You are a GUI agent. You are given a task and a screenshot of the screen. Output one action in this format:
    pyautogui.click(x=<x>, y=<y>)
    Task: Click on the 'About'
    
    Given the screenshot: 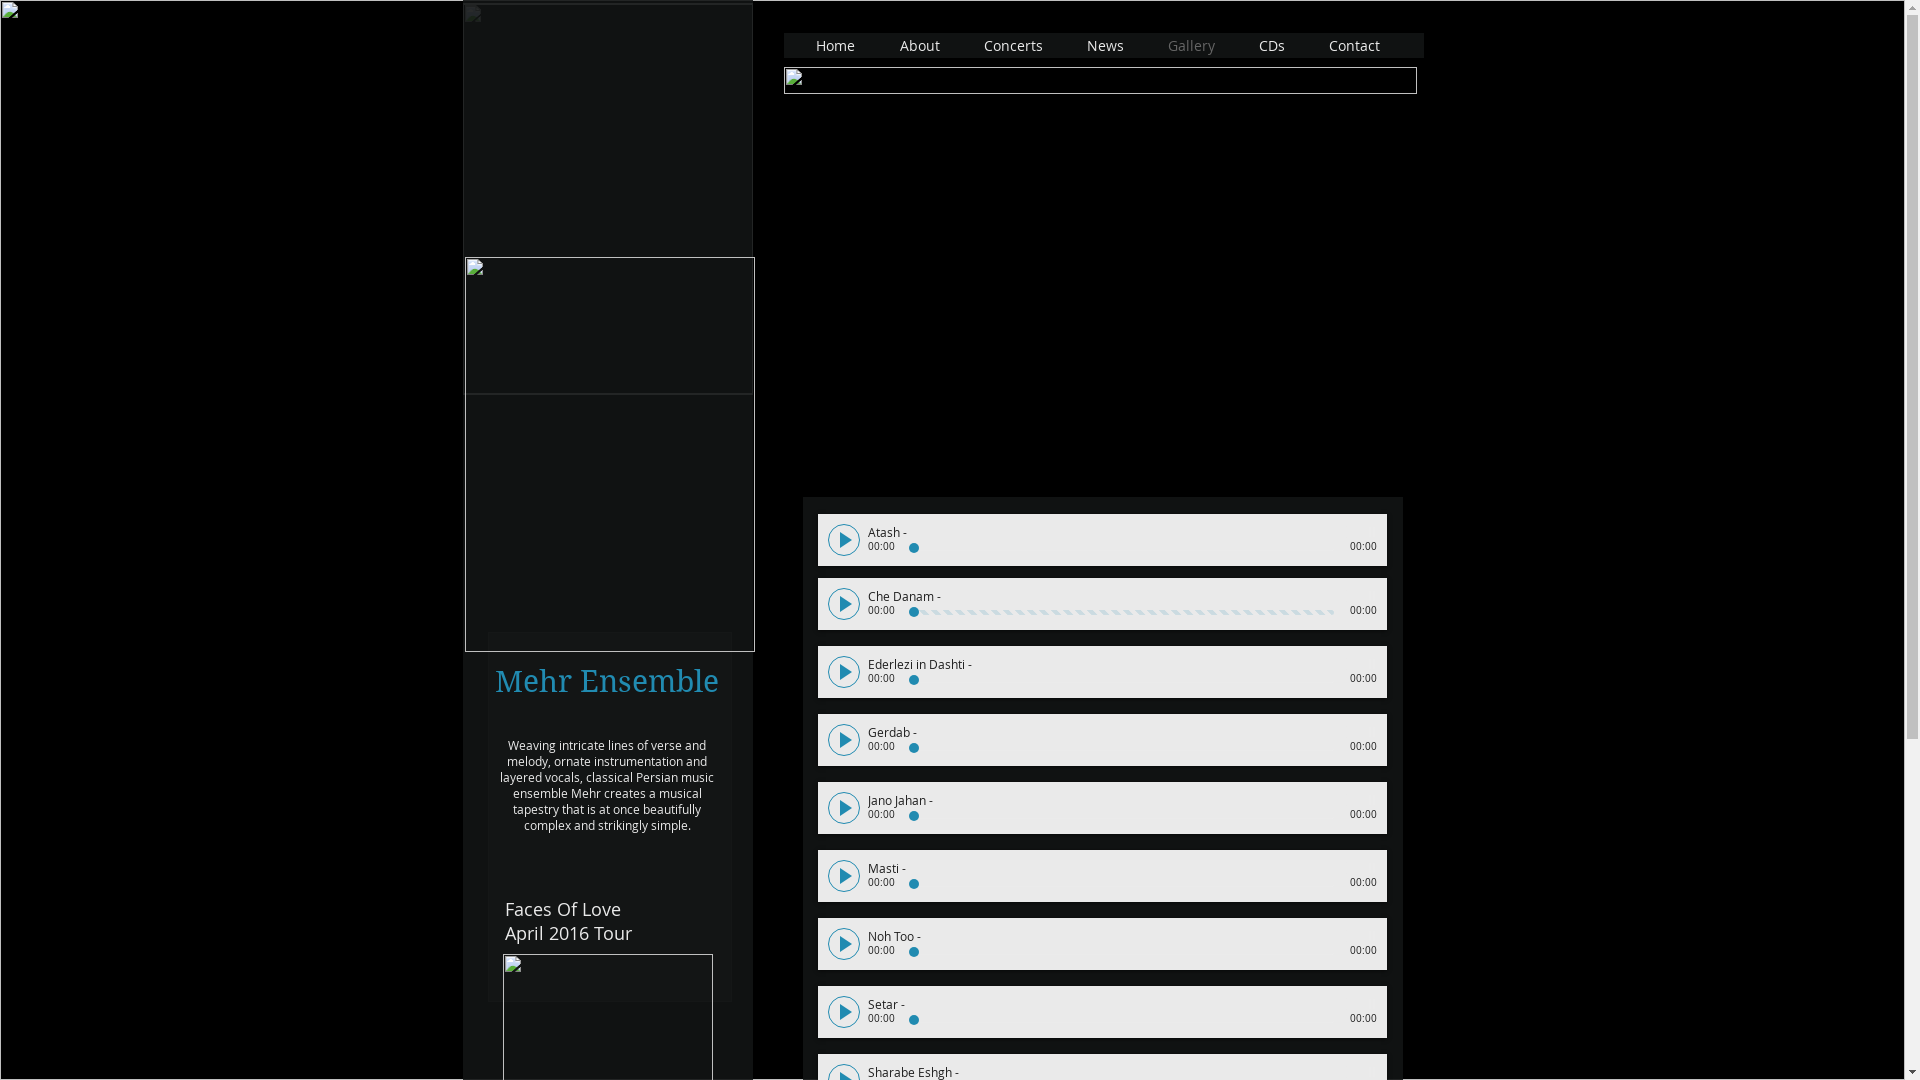 What is the action you would take?
    pyautogui.click(x=920, y=45)
    